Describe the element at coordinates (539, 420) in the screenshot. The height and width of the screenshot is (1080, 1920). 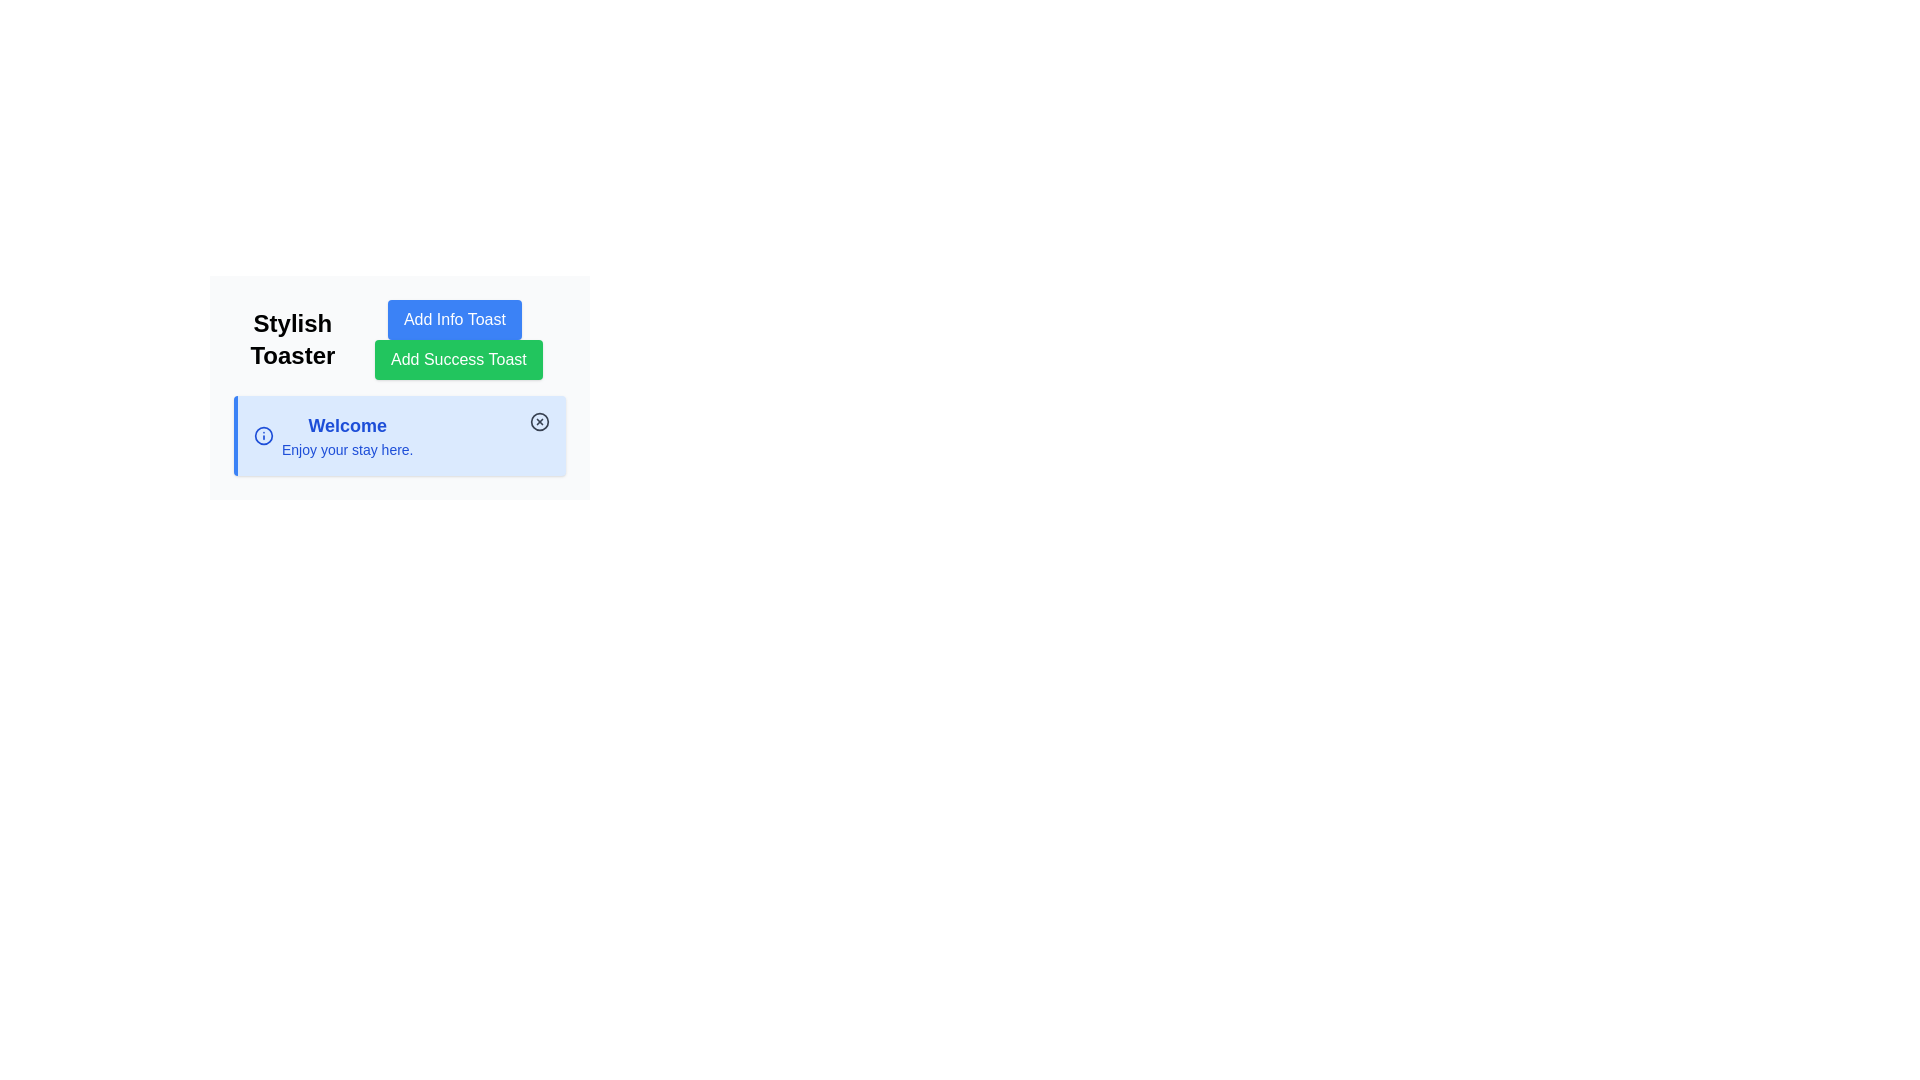
I see `the Close button icon, which is a circular icon with an outlined circle containing an 'x' shape in the center, located in the top-right corner of the notification card` at that location.